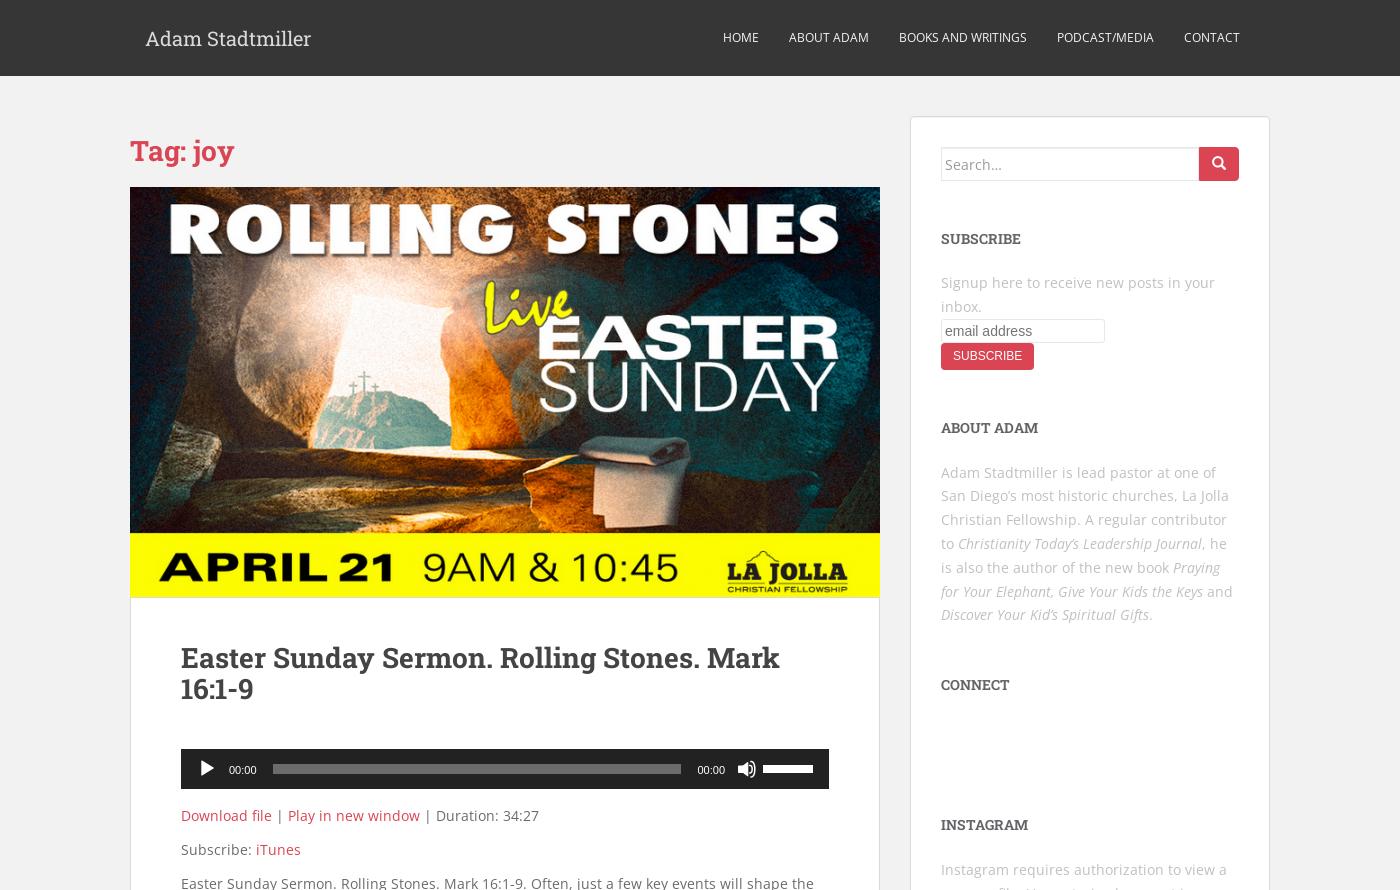  I want to click on 'Subscribe:', so click(218, 848).